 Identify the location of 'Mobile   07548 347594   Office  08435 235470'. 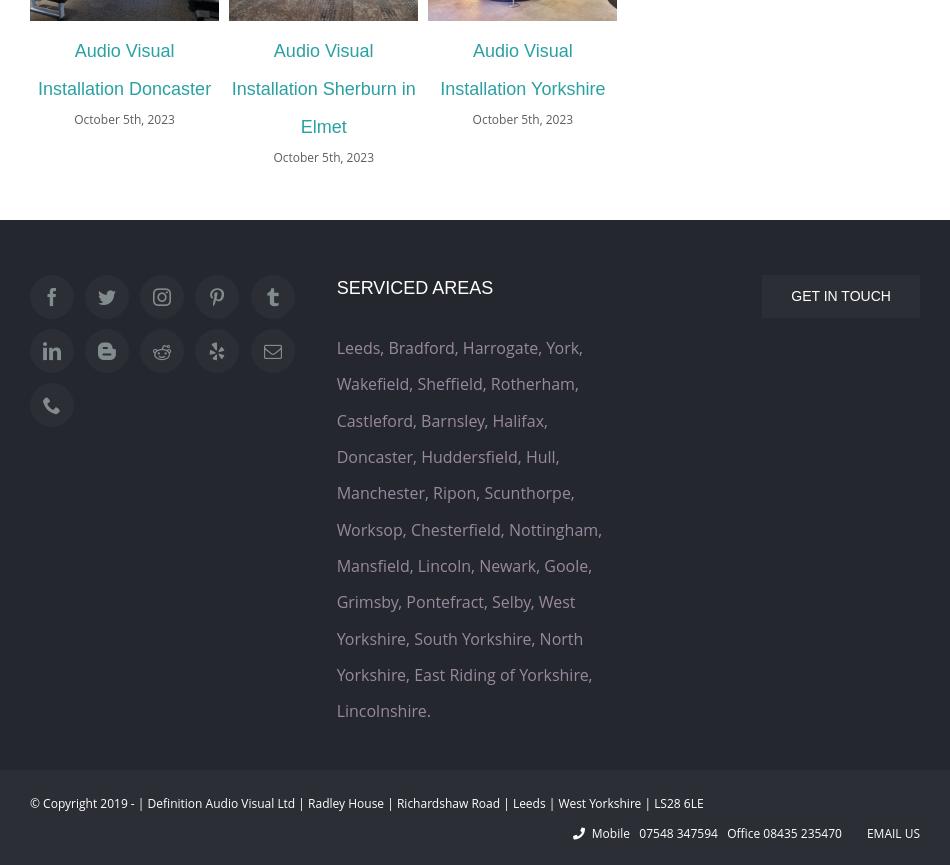
(721, 831).